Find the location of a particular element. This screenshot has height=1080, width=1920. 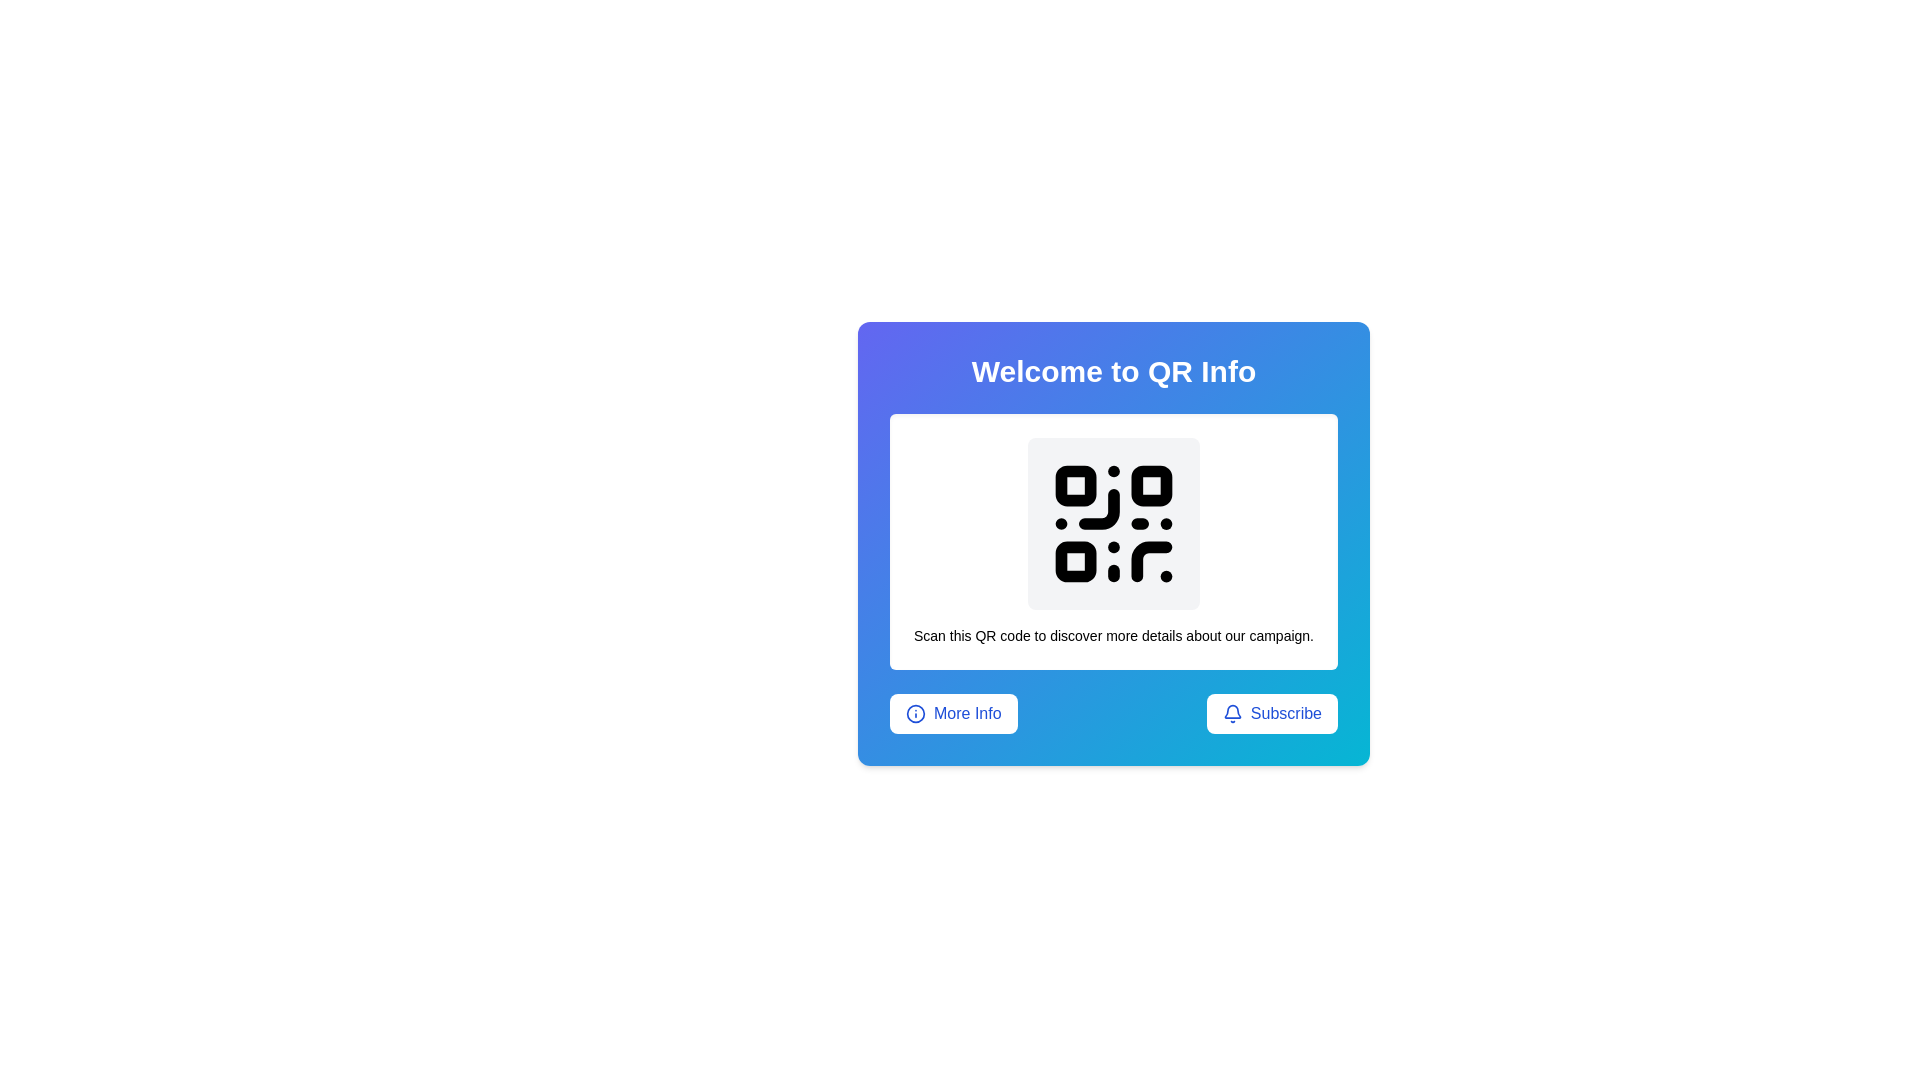

the informational icon represented as a circular shape within an SVG, located slightly to the left of the 'More Info' button is located at coordinates (915, 712).